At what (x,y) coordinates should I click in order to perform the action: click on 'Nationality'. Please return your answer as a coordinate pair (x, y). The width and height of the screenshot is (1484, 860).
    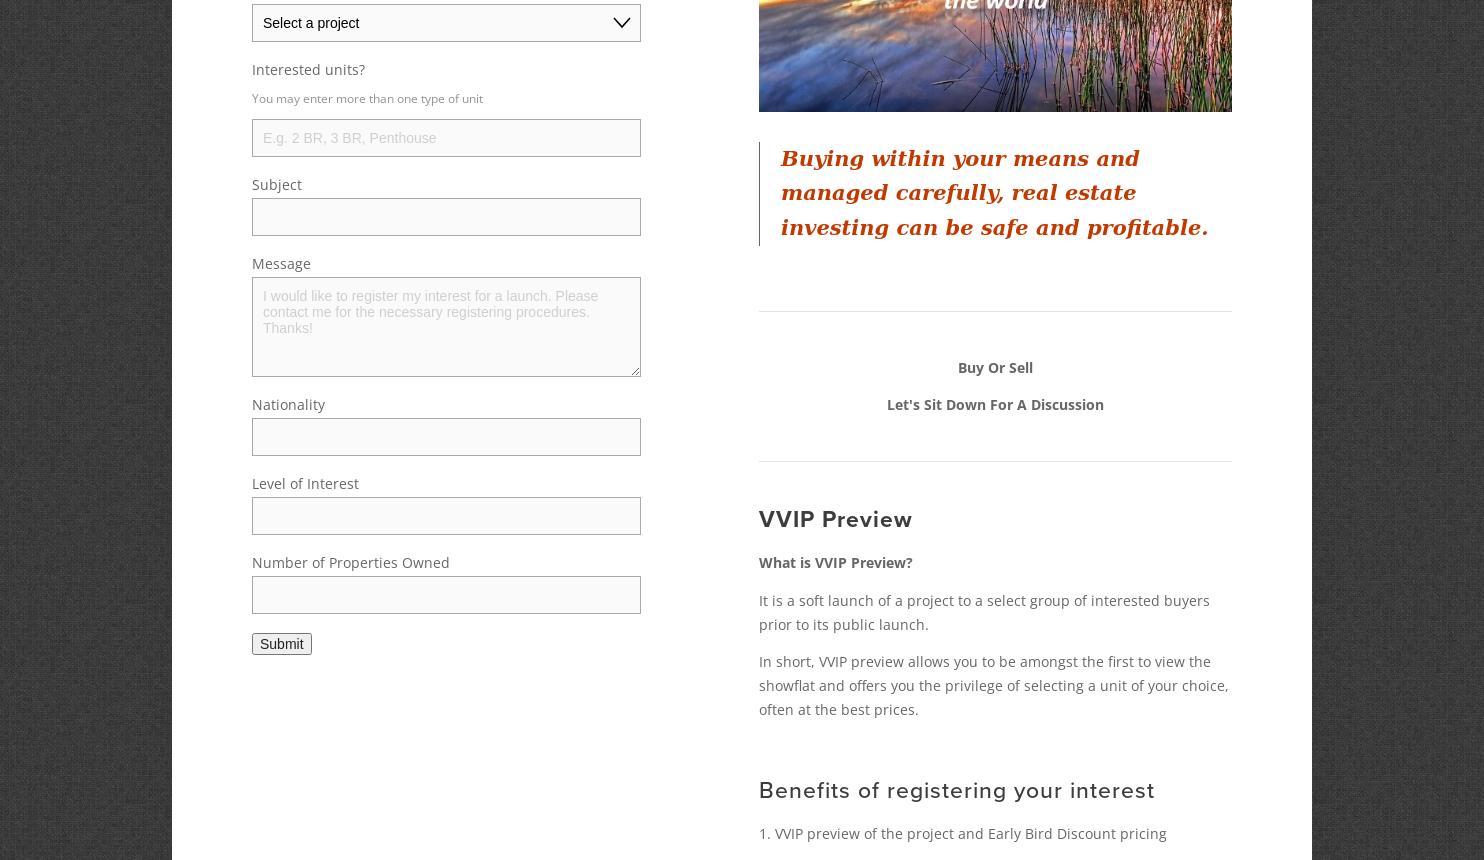
    Looking at the image, I should click on (288, 403).